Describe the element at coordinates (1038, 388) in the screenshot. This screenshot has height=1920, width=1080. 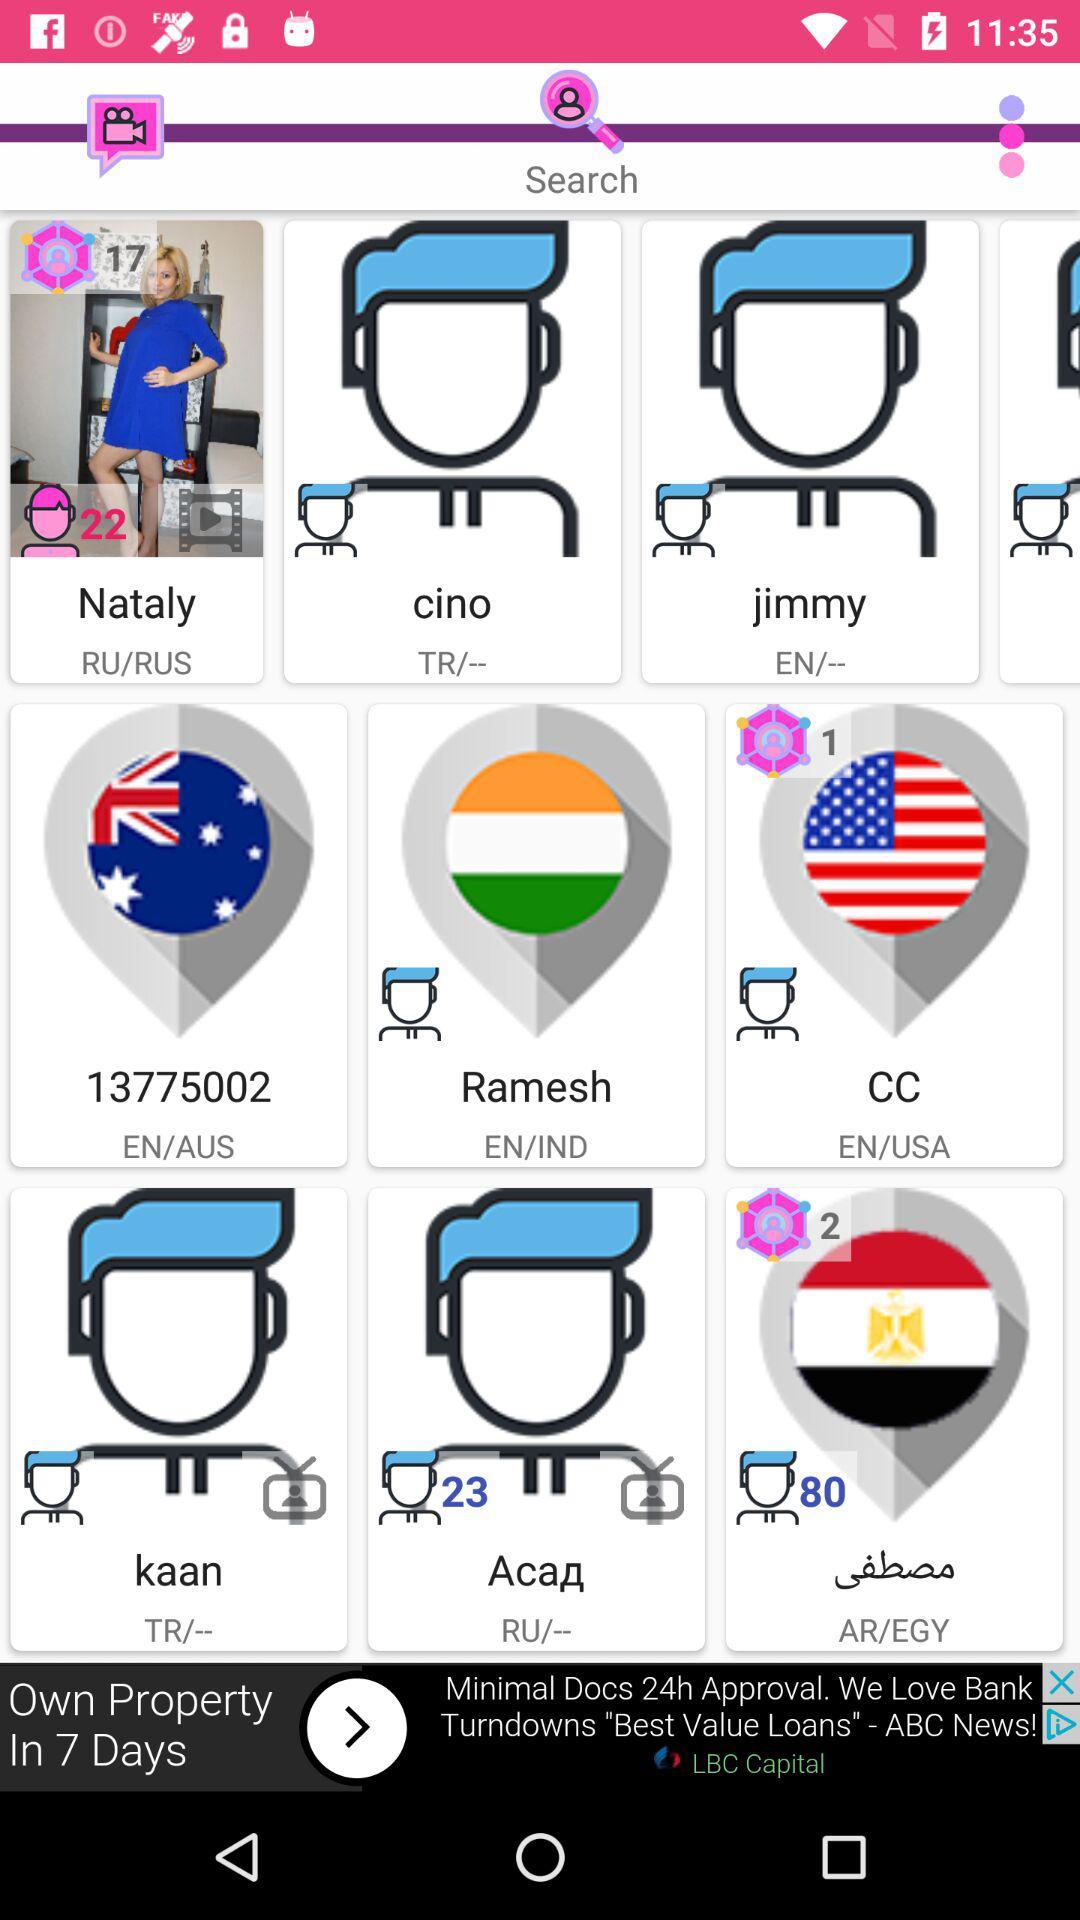
I see `slogan` at that location.